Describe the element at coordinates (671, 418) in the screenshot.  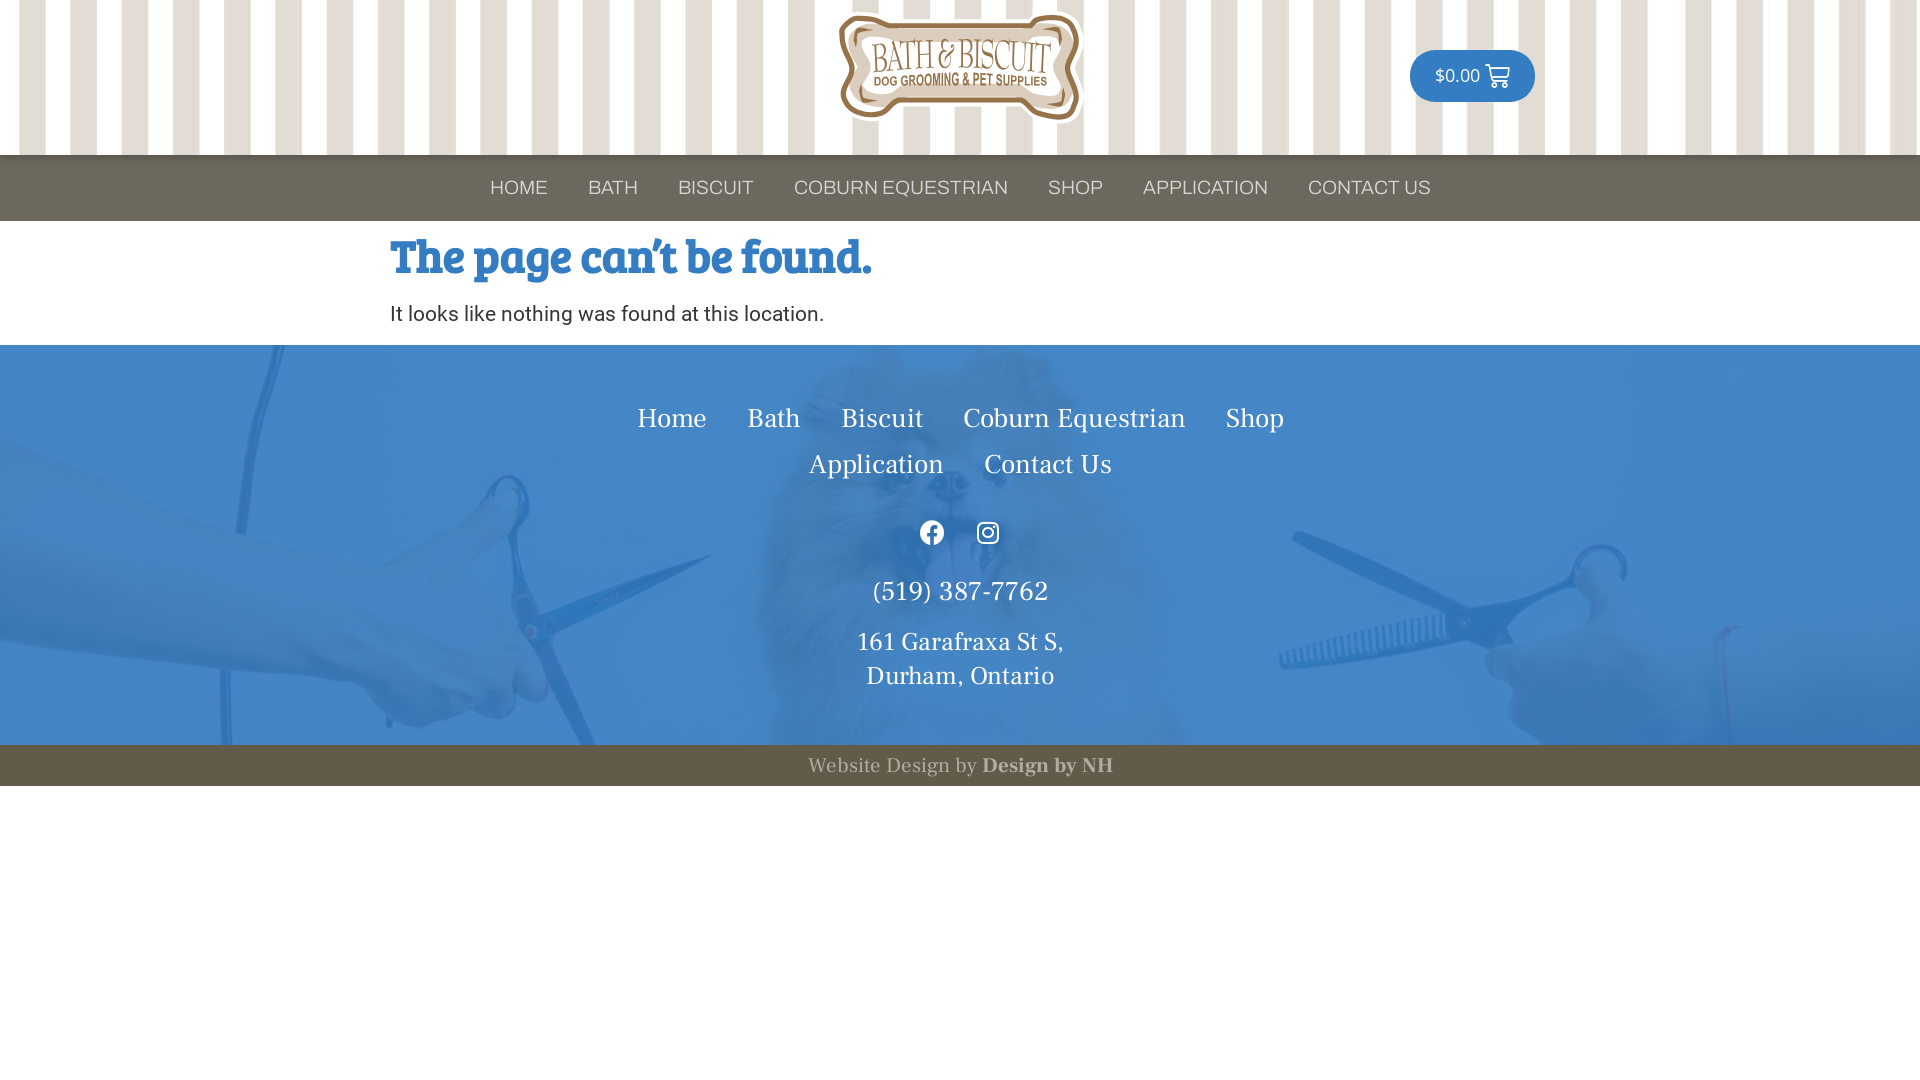
I see `'Home'` at that location.